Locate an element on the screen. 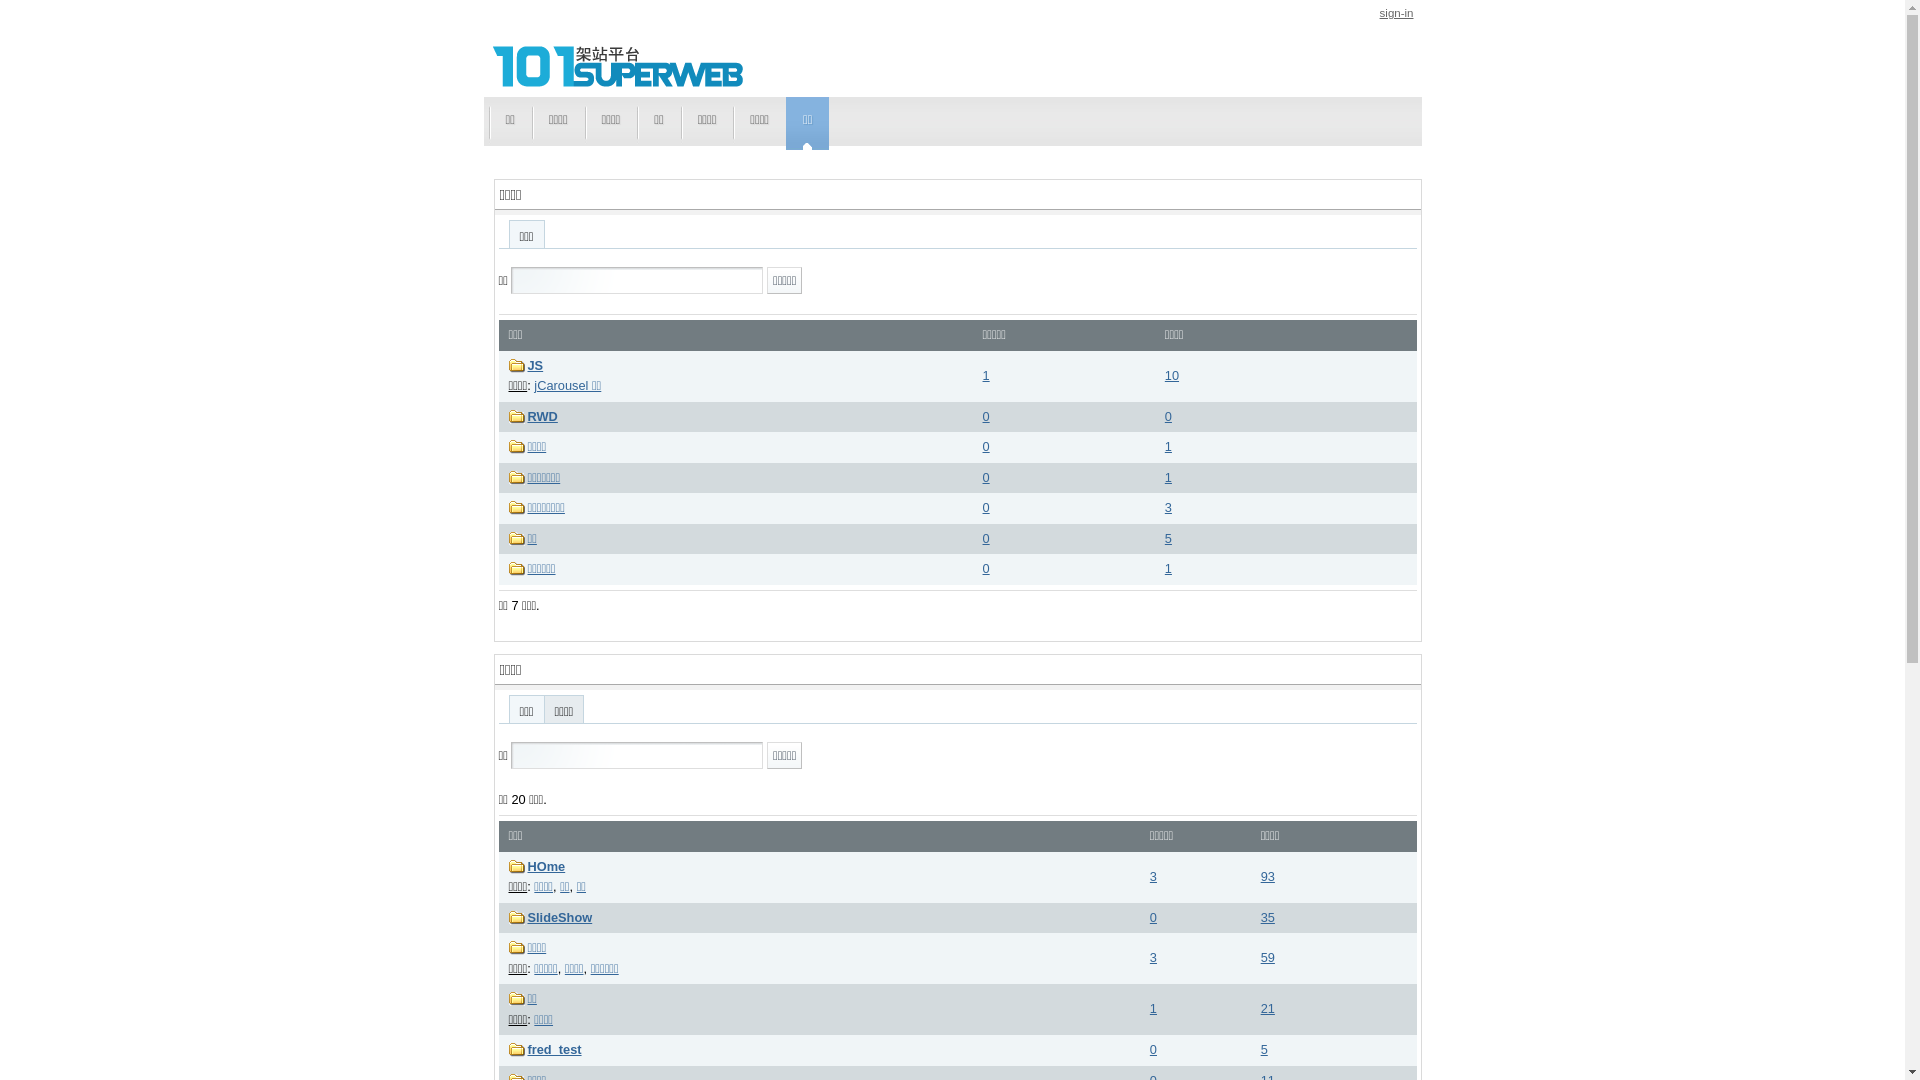 The image size is (1920, 1080). '1' is located at coordinates (1168, 445).